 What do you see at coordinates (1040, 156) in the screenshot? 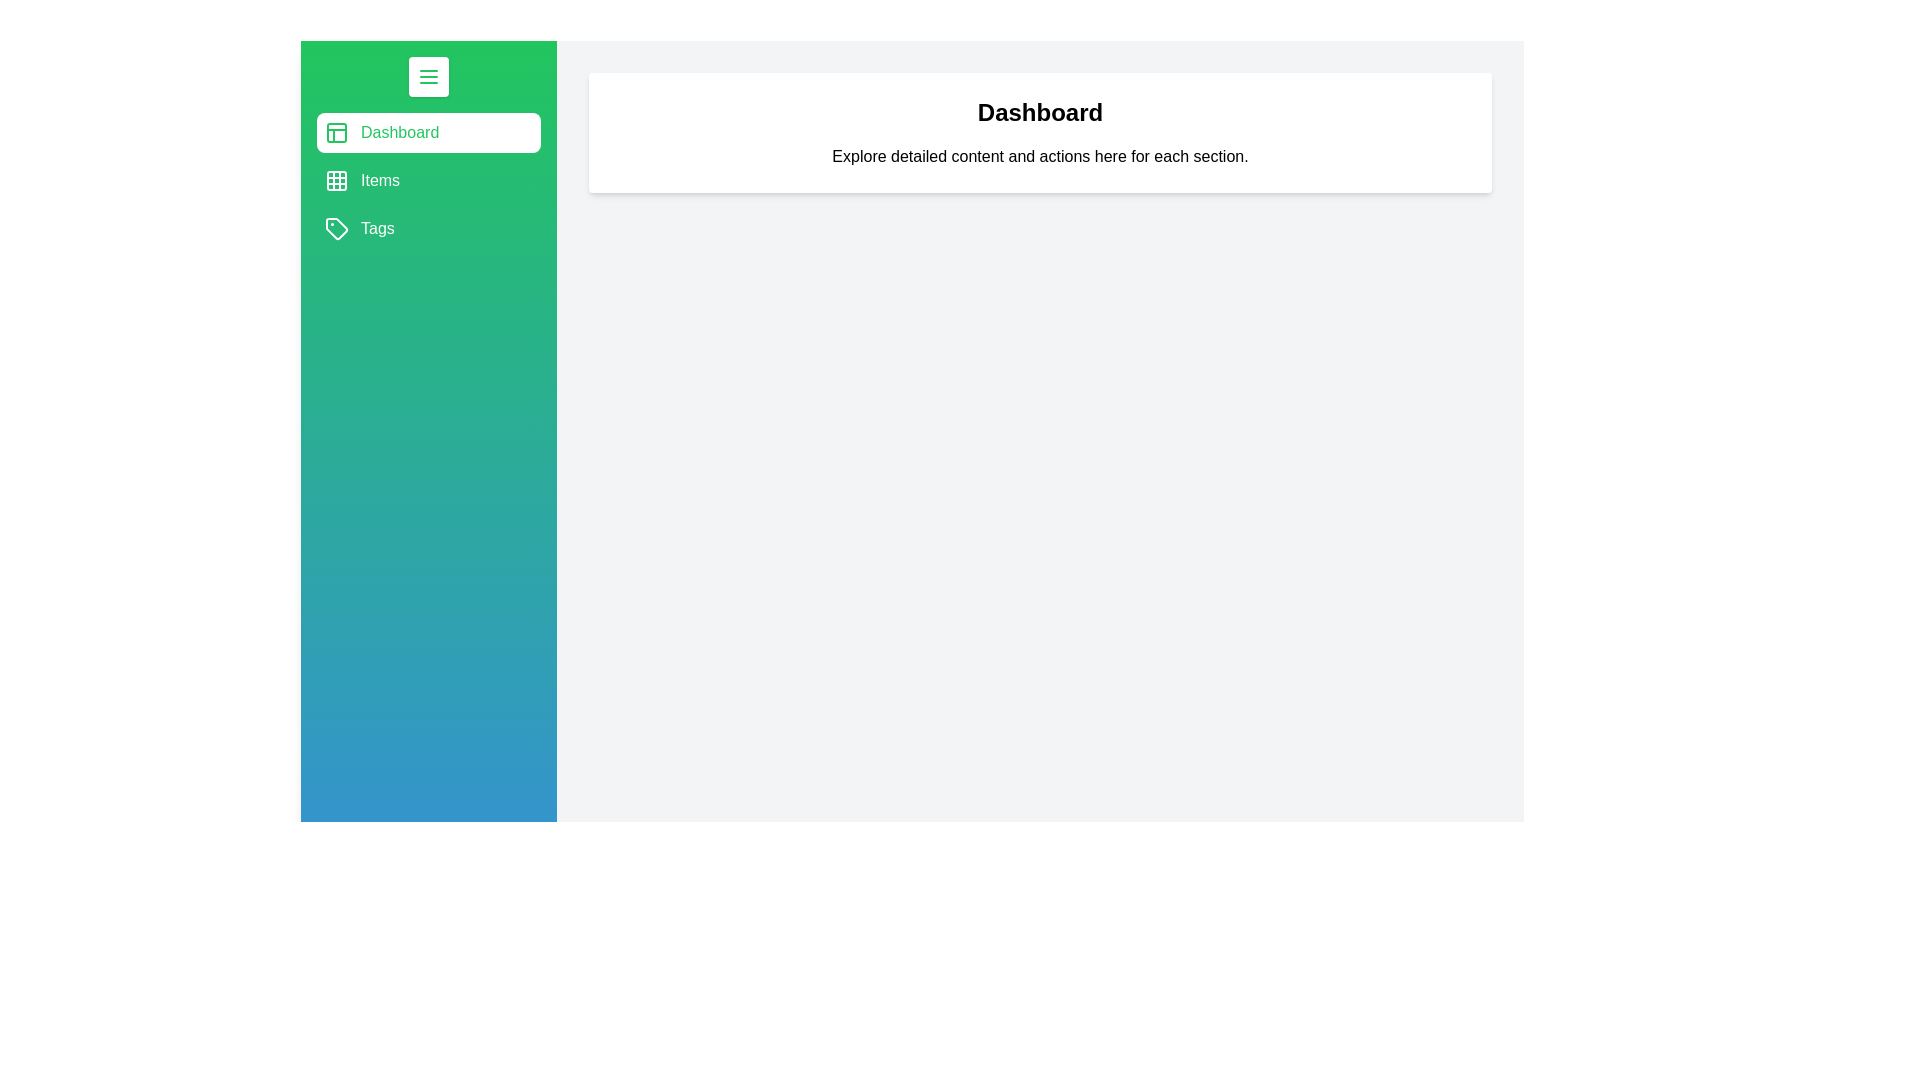
I see `the text 'Explore detailed content and actions here for each section.' in the main content area` at bounding box center [1040, 156].